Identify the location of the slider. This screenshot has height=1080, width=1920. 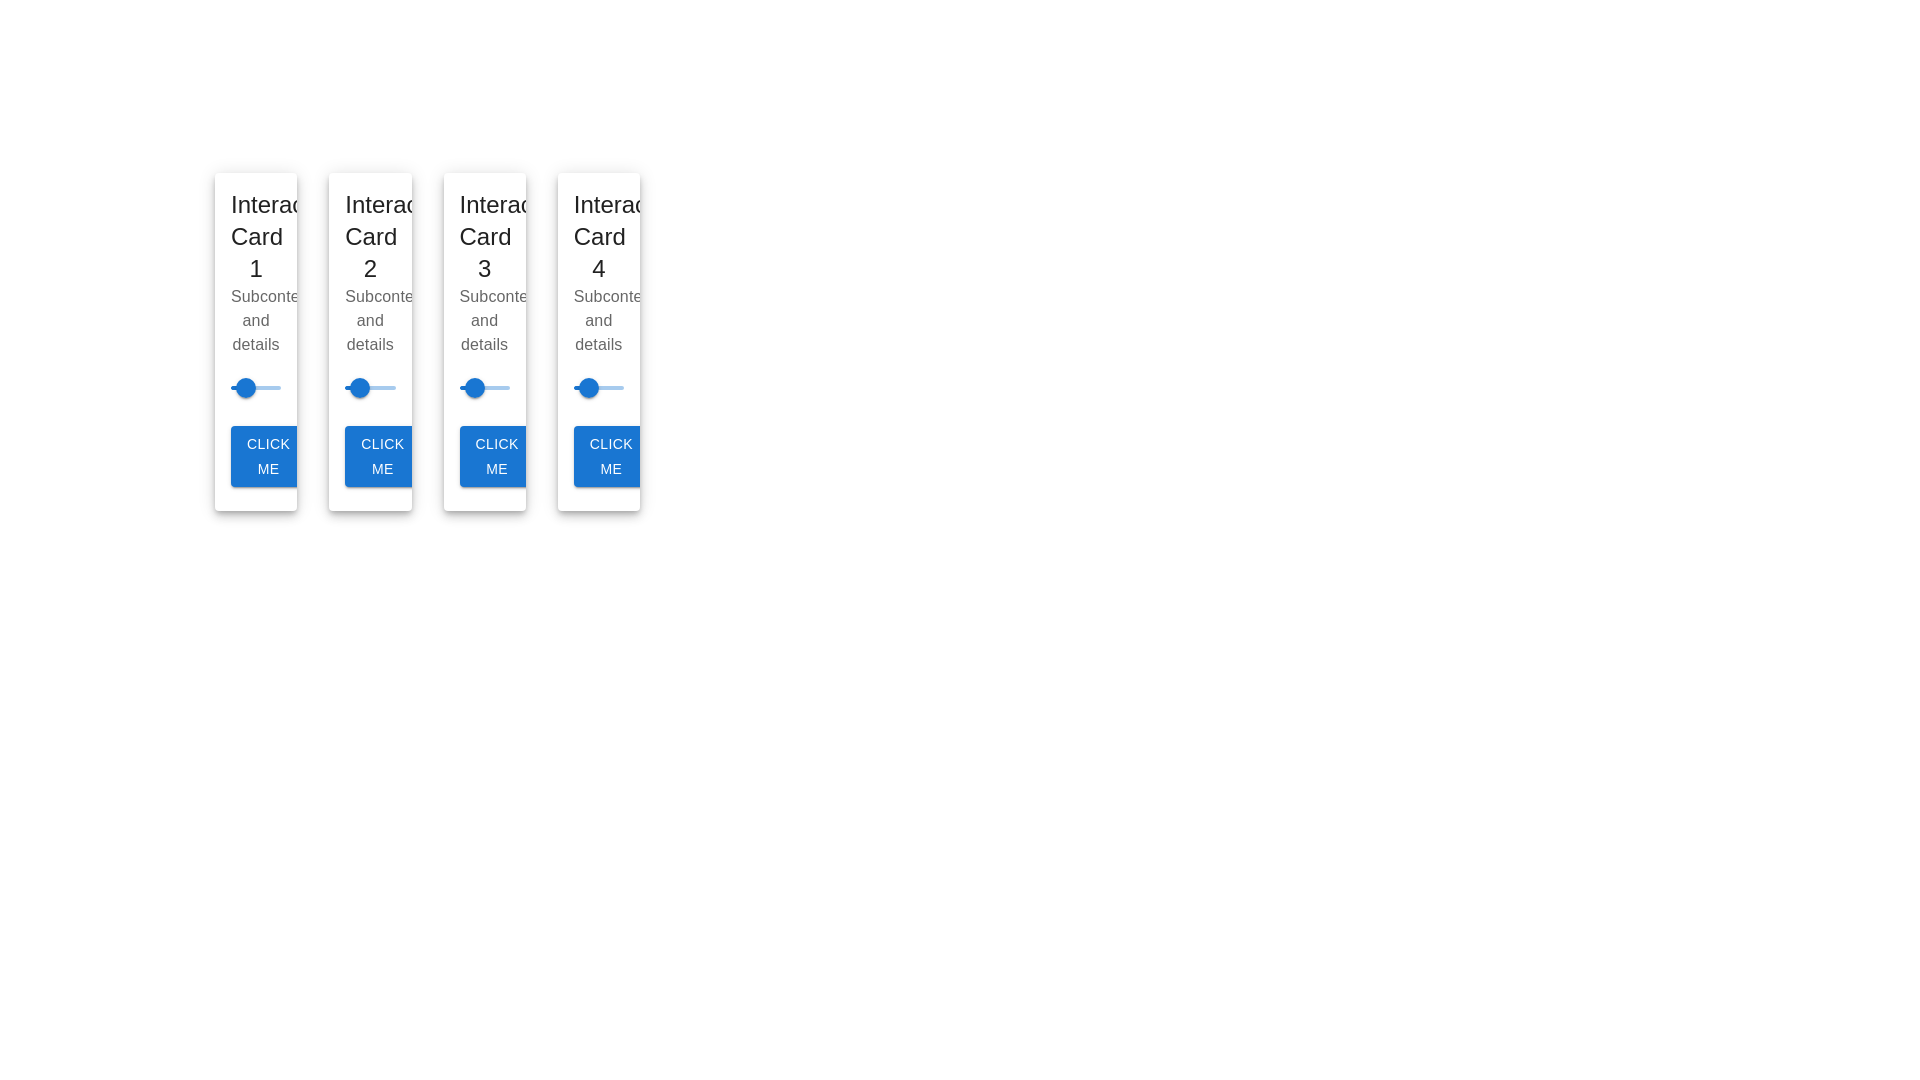
(378, 388).